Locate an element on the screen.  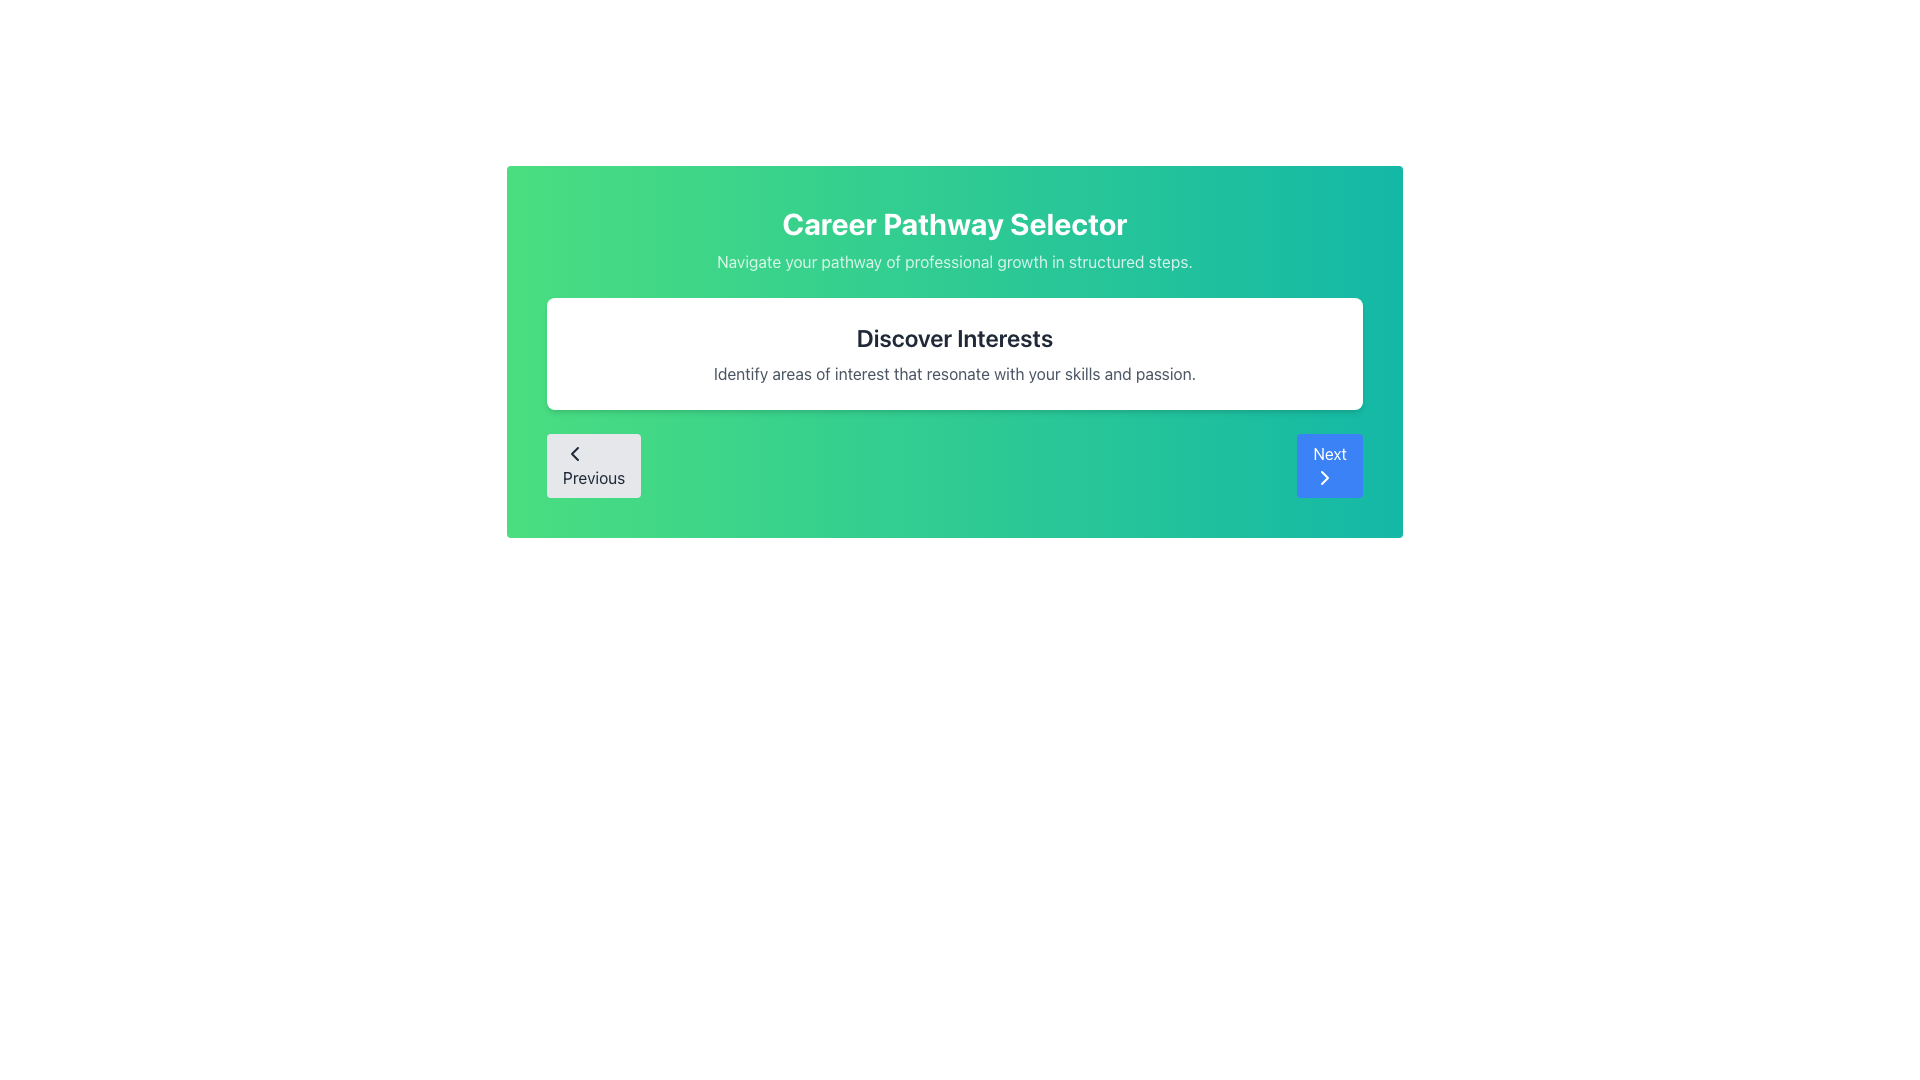
the static text element that reads 'Identify areas of interest that resonate with your skills and passion.', which is positioned directly below the header 'Discover Interests' is located at coordinates (954, 374).